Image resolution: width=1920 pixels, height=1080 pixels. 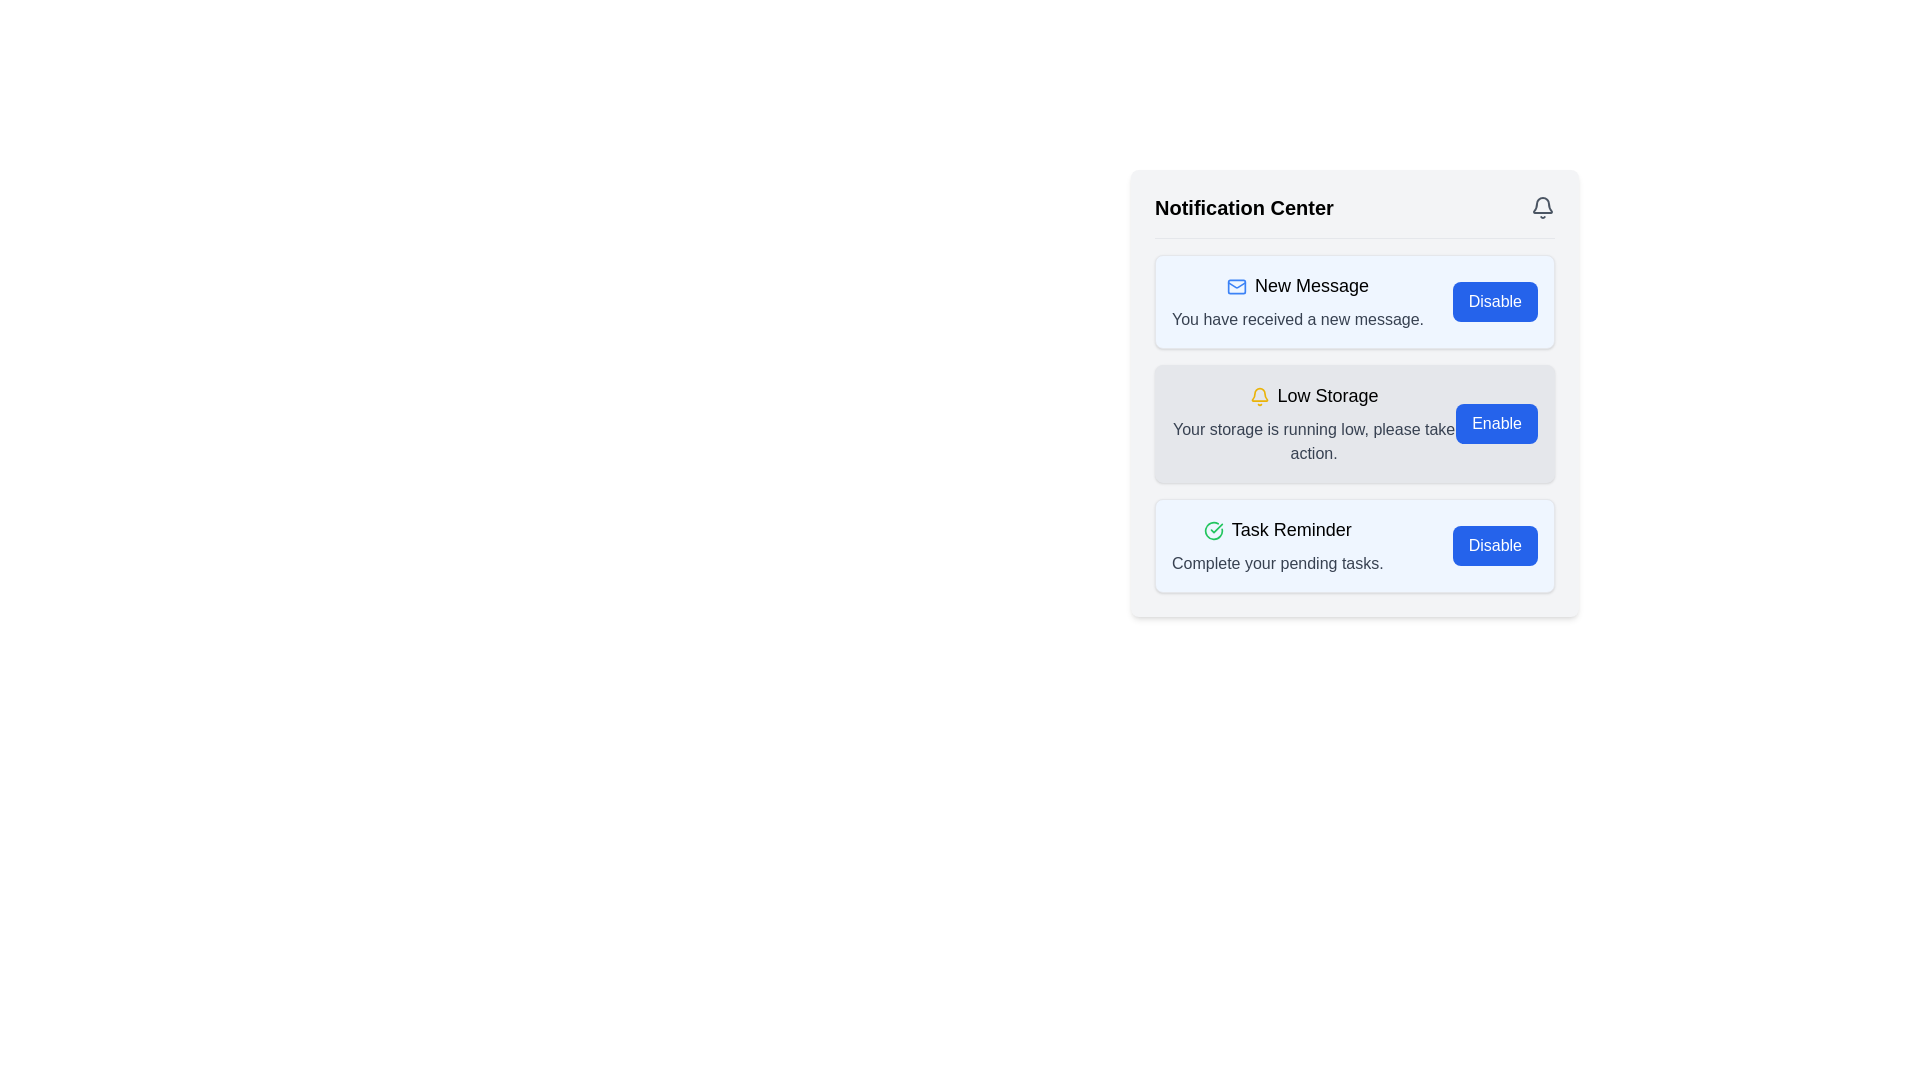 I want to click on the small rectangular shape with rounded corners that is part of the envelope icon, positioned to the left of the 'New Message' text, so click(x=1236, y=287).